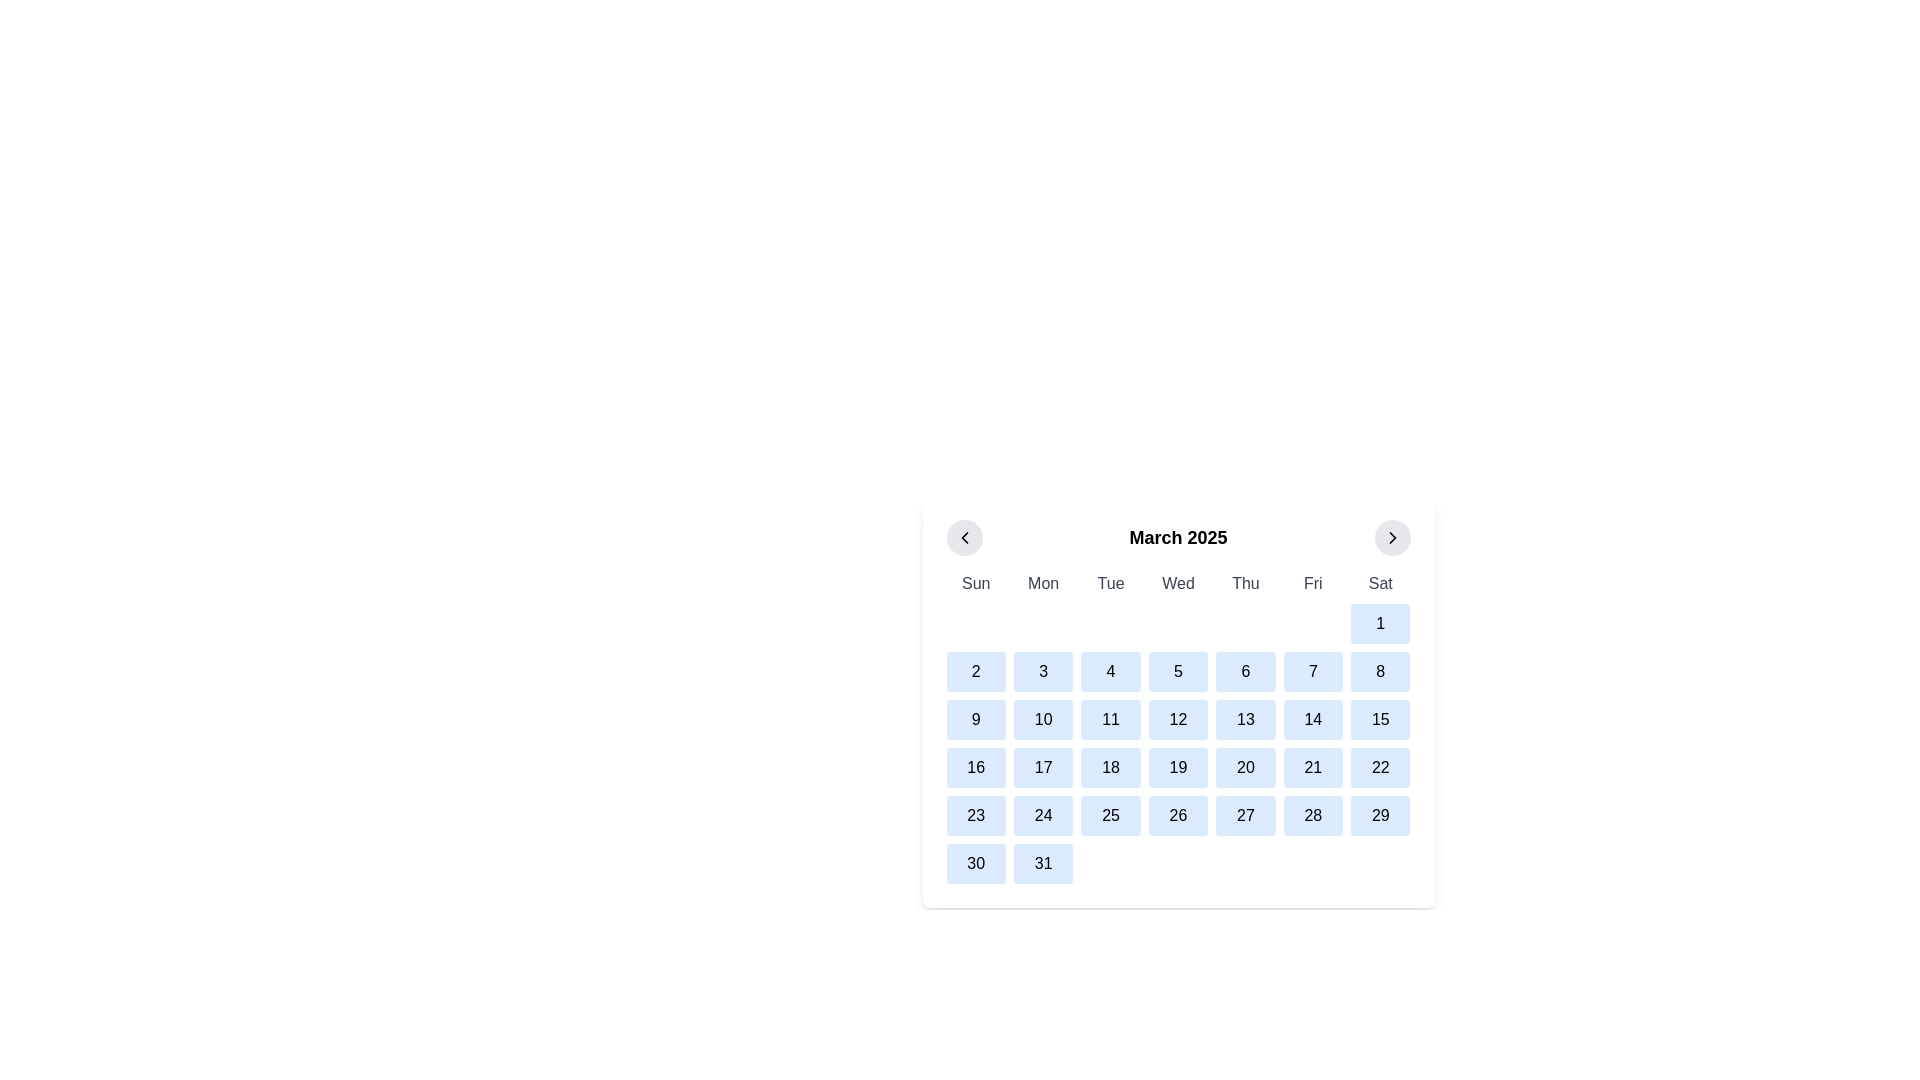  Describe the element at coordinates (1313, 583) in the screenshot. I see `the text label displaying 'Fri' in the calendar grid, which is styled in gray and located above the date buttons` at that location.